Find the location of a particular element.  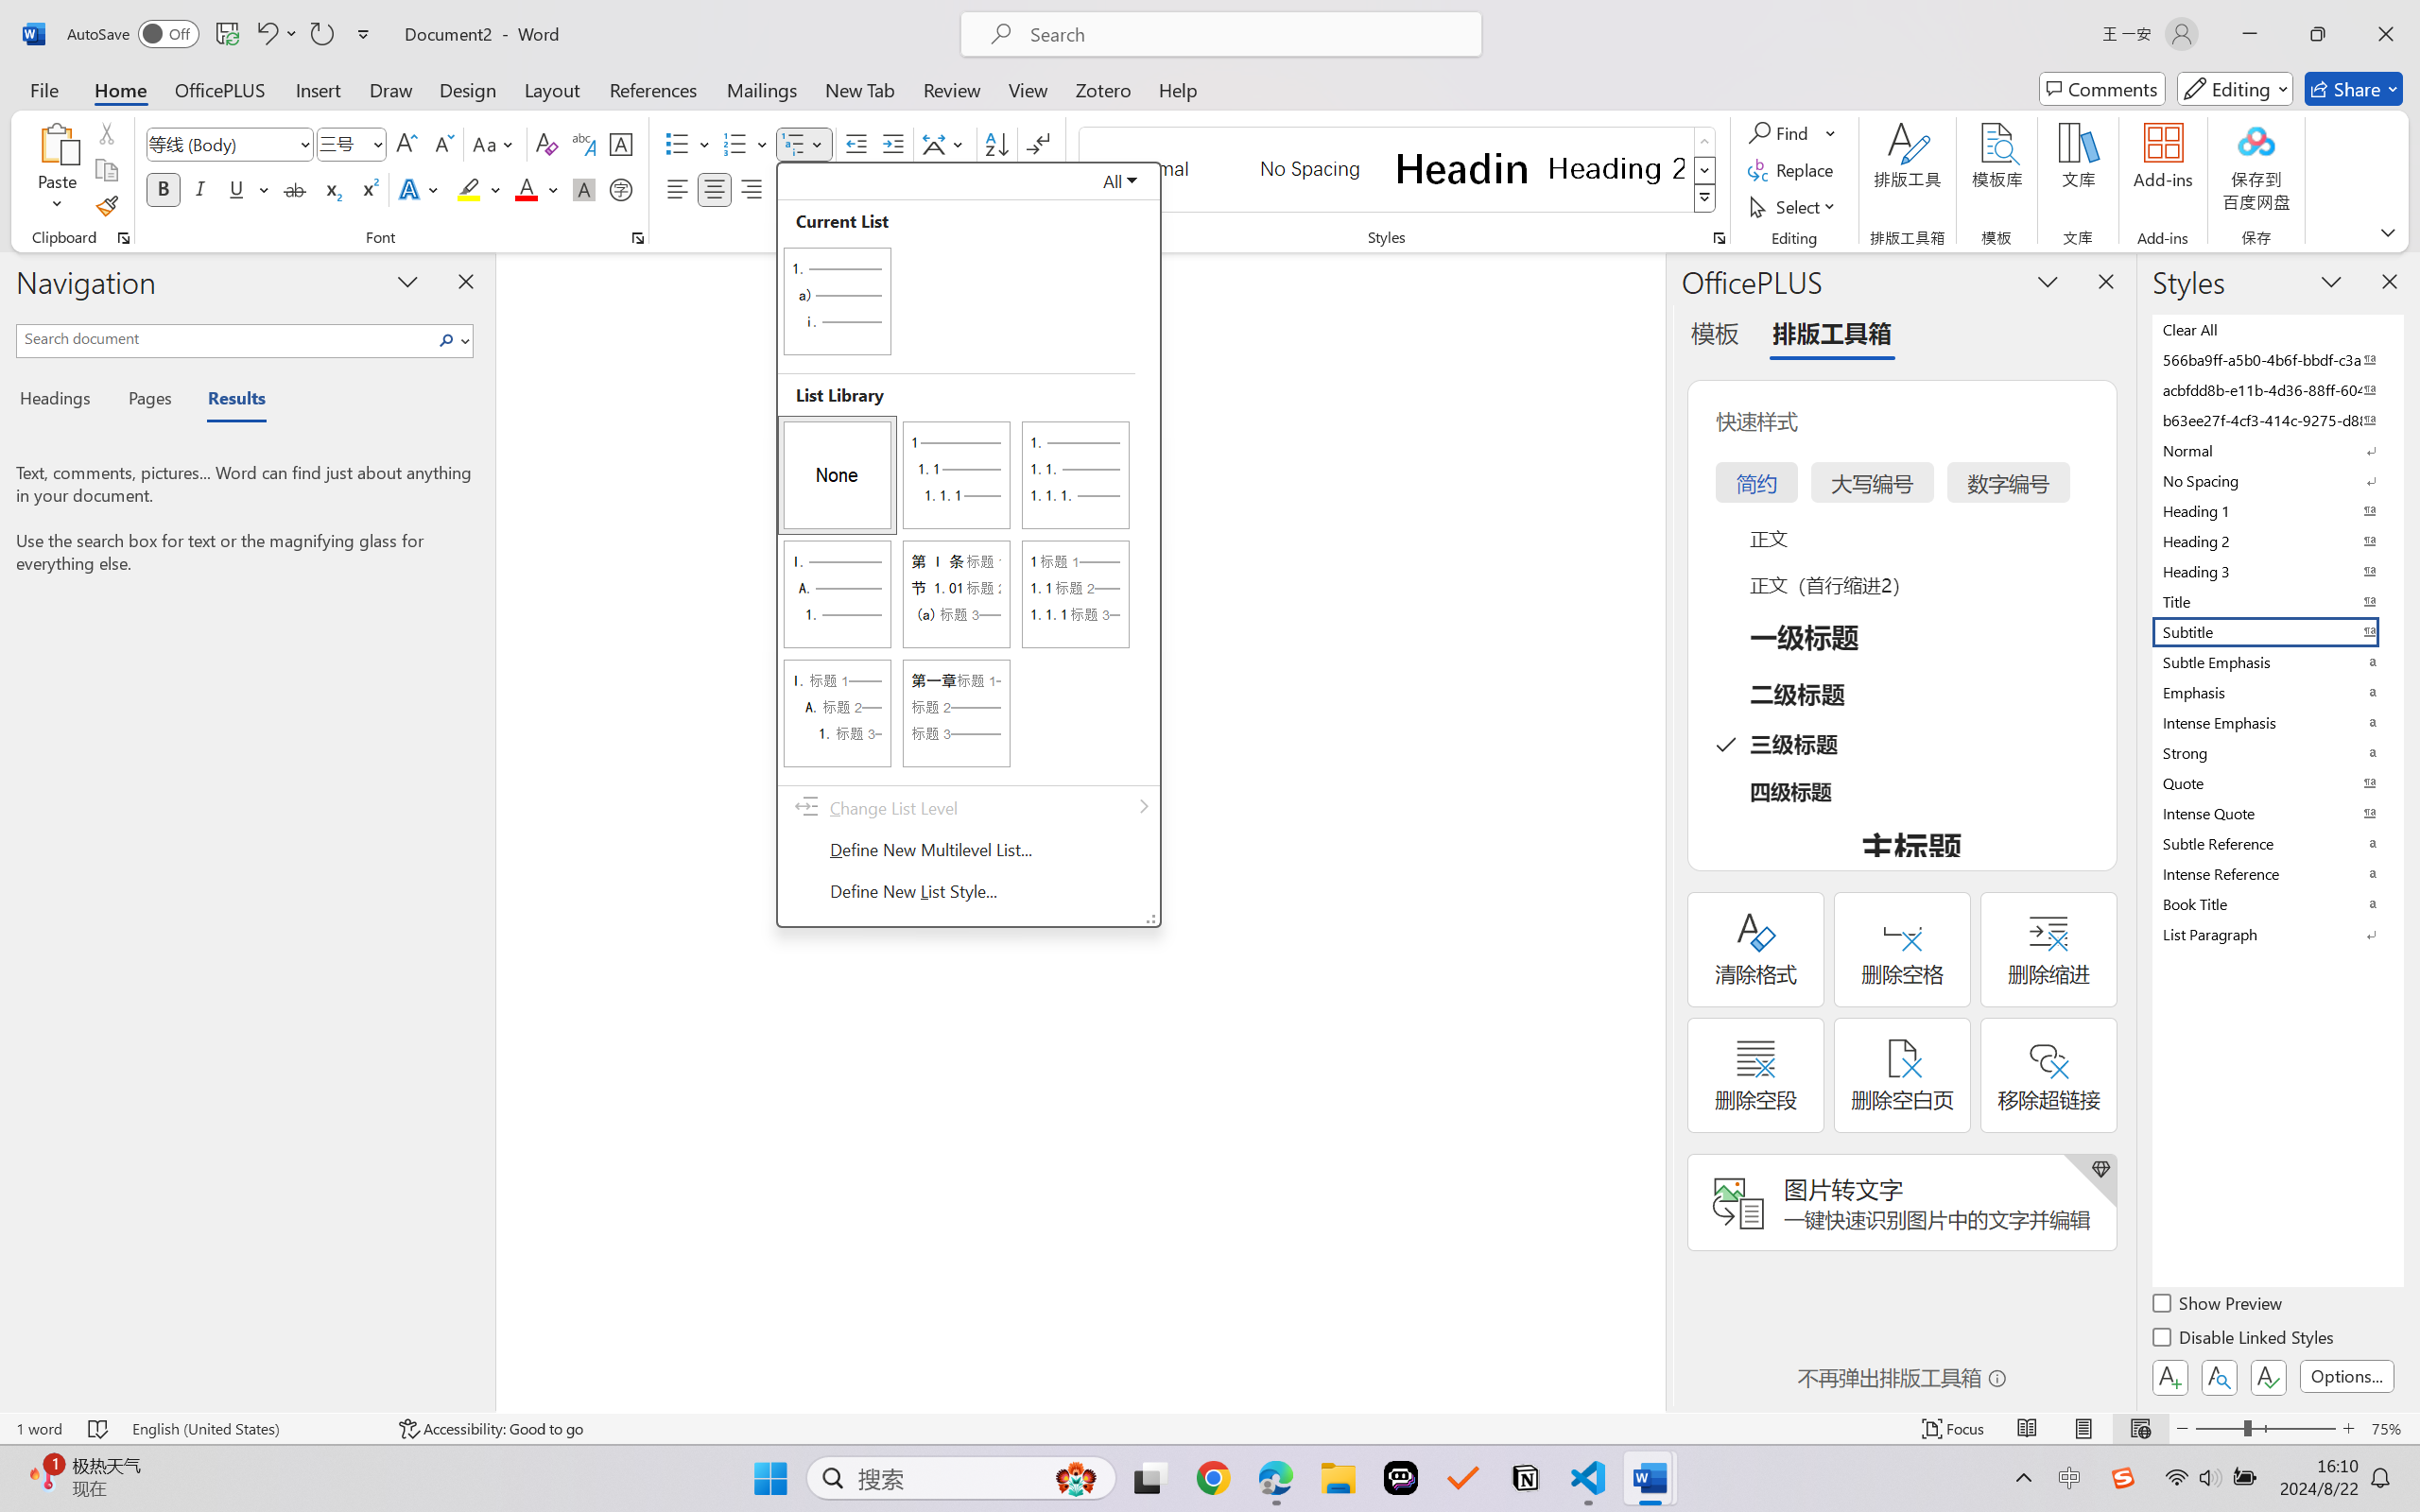

'Notifications' is located at coordinates (2398, 1458).